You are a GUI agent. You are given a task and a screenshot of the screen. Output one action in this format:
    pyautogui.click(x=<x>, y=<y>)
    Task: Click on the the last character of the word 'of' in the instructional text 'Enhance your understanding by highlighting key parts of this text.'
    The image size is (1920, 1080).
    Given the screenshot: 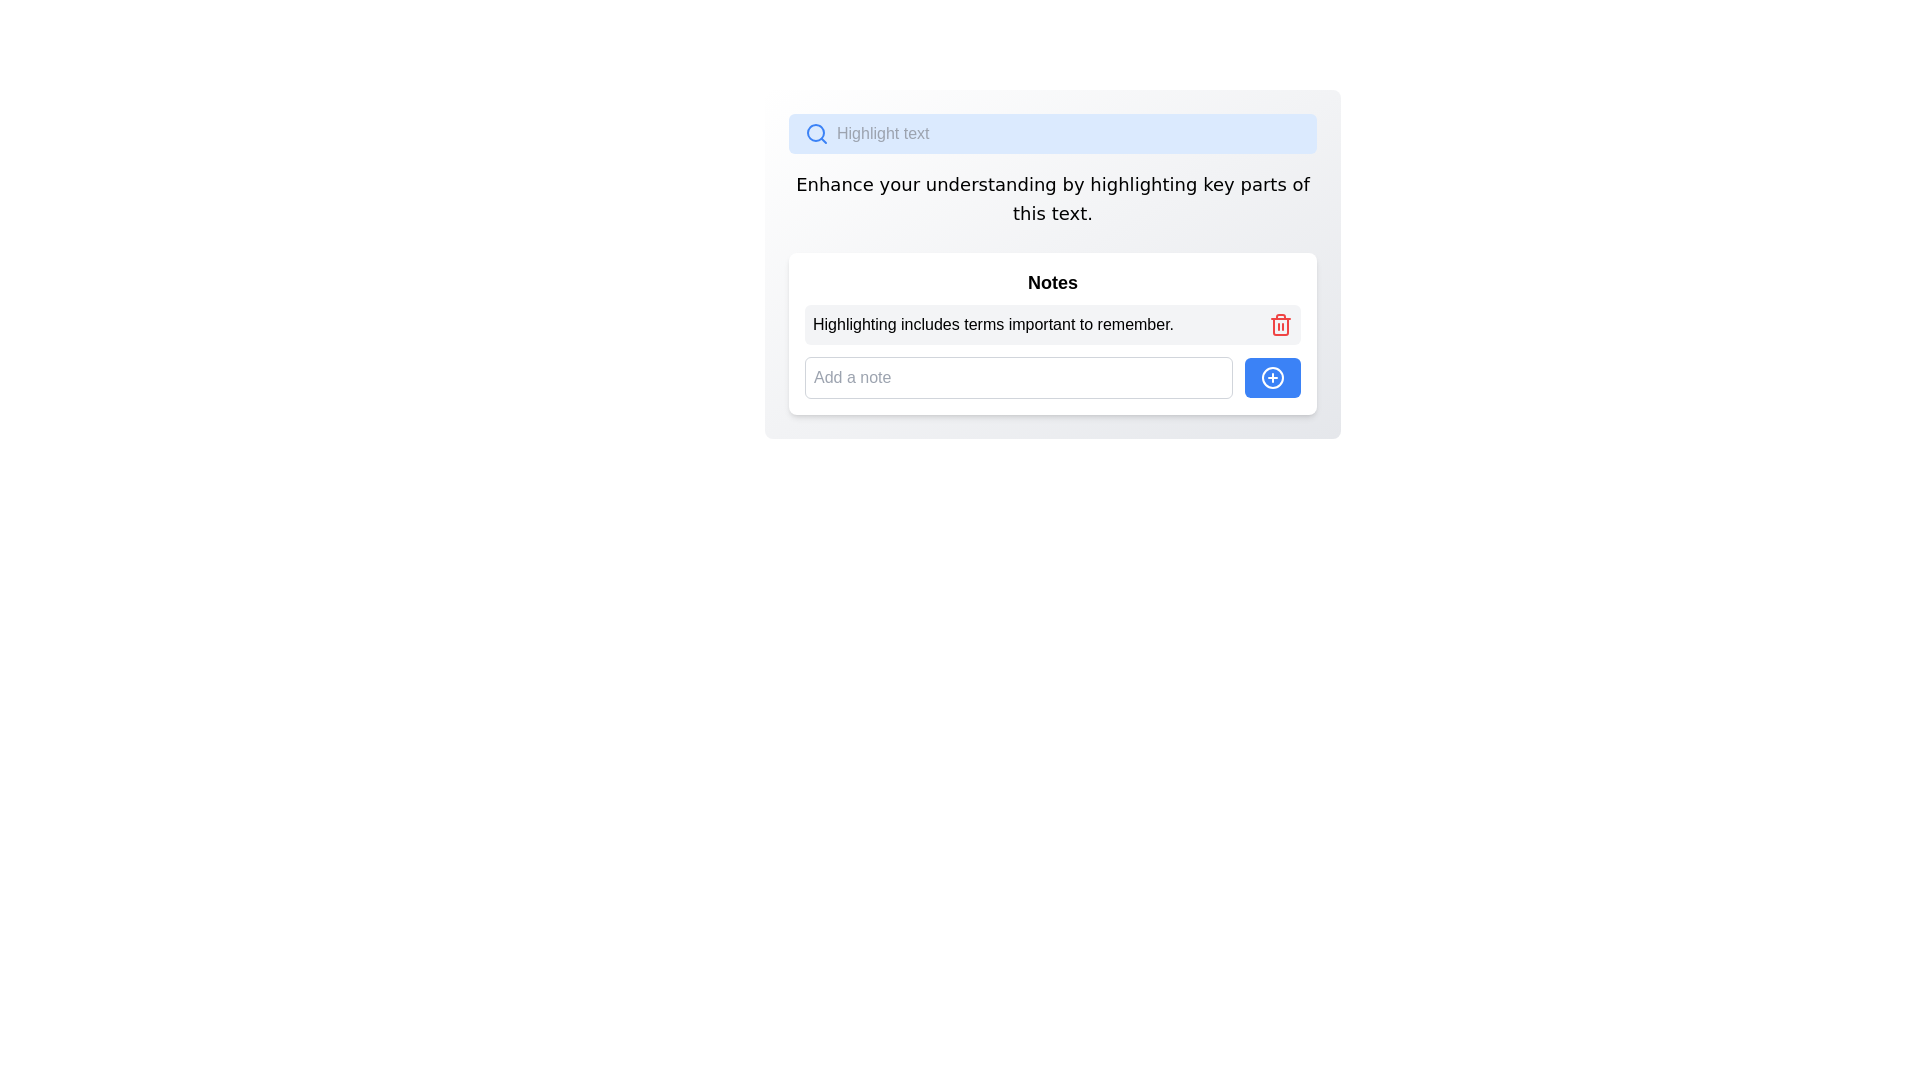 What is the action you would take?
    pyautogui.click(x=1306, y=184)
    